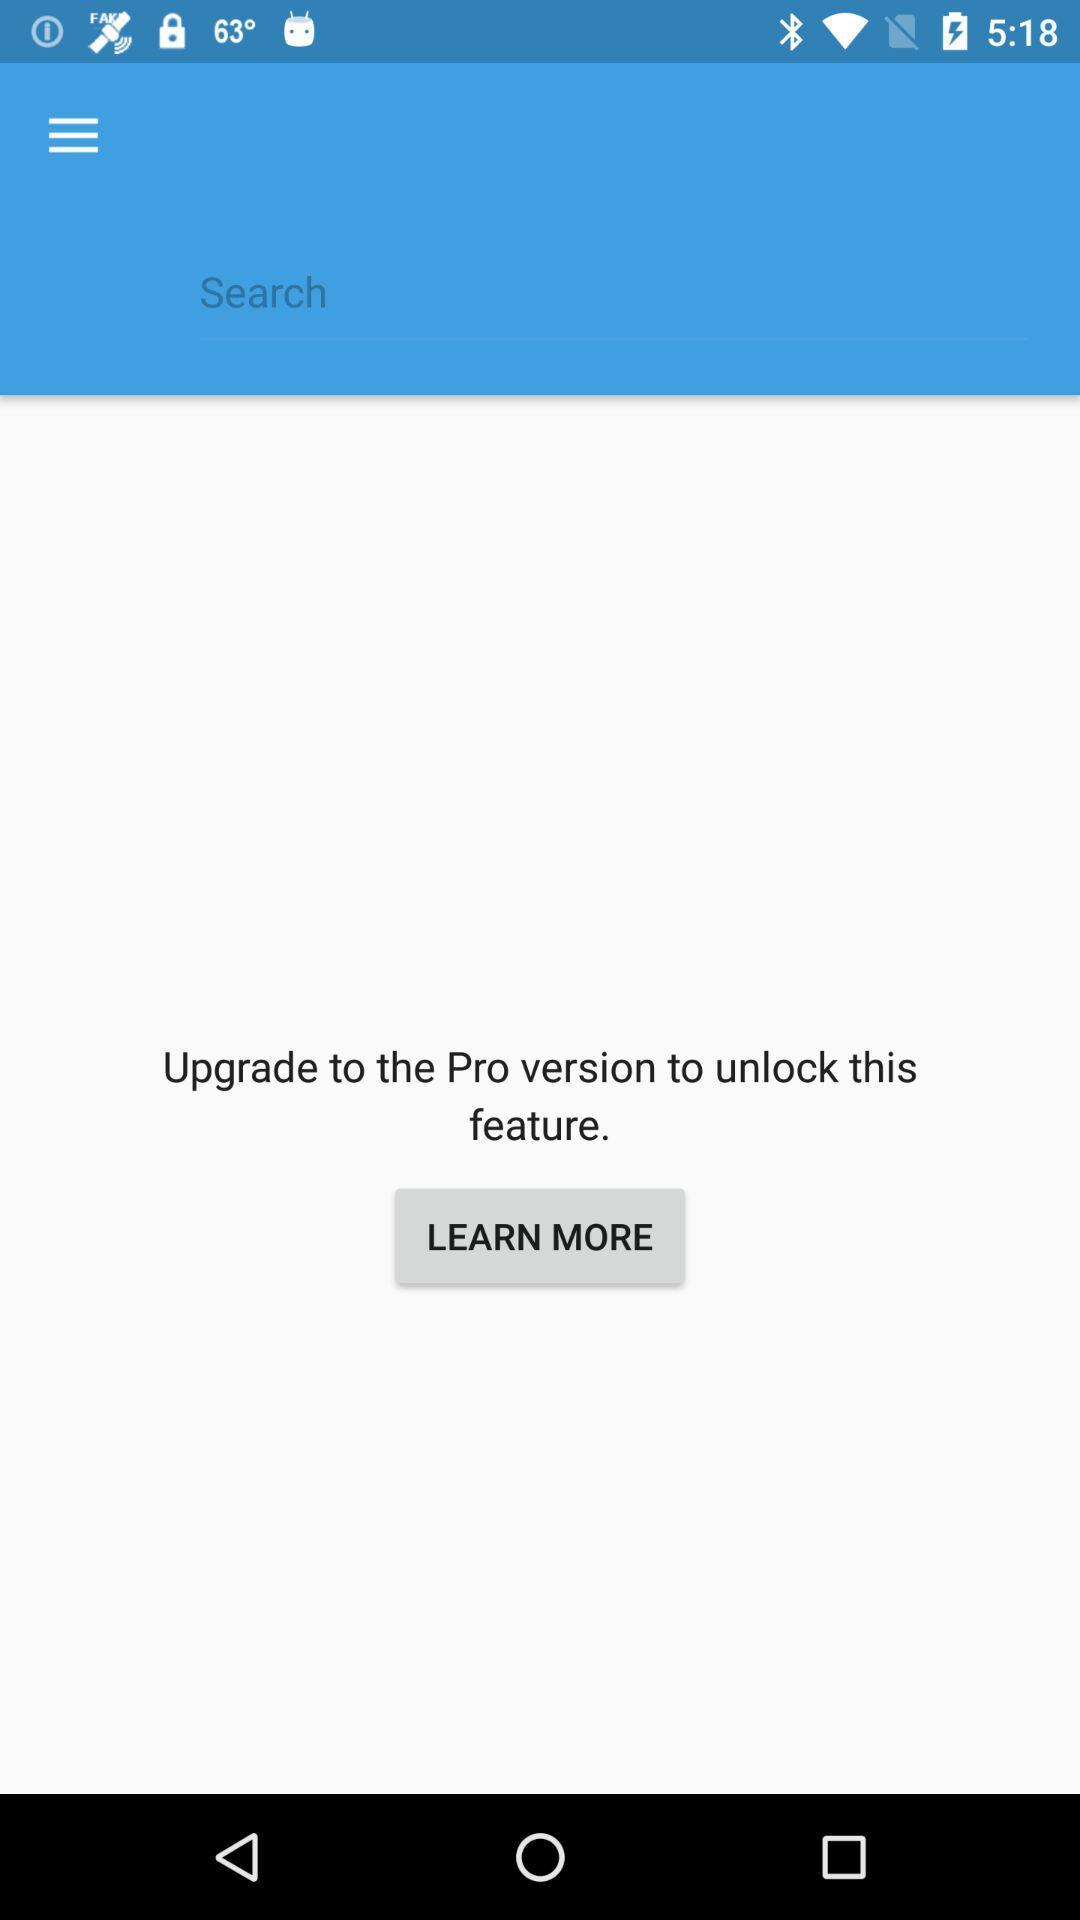 The width and height of the screenshot is (1080, 1920). What do you see at coordinates (72, 135) in the screenshot?
I see `the item at the top left corner` at bounding box center [72, 135].